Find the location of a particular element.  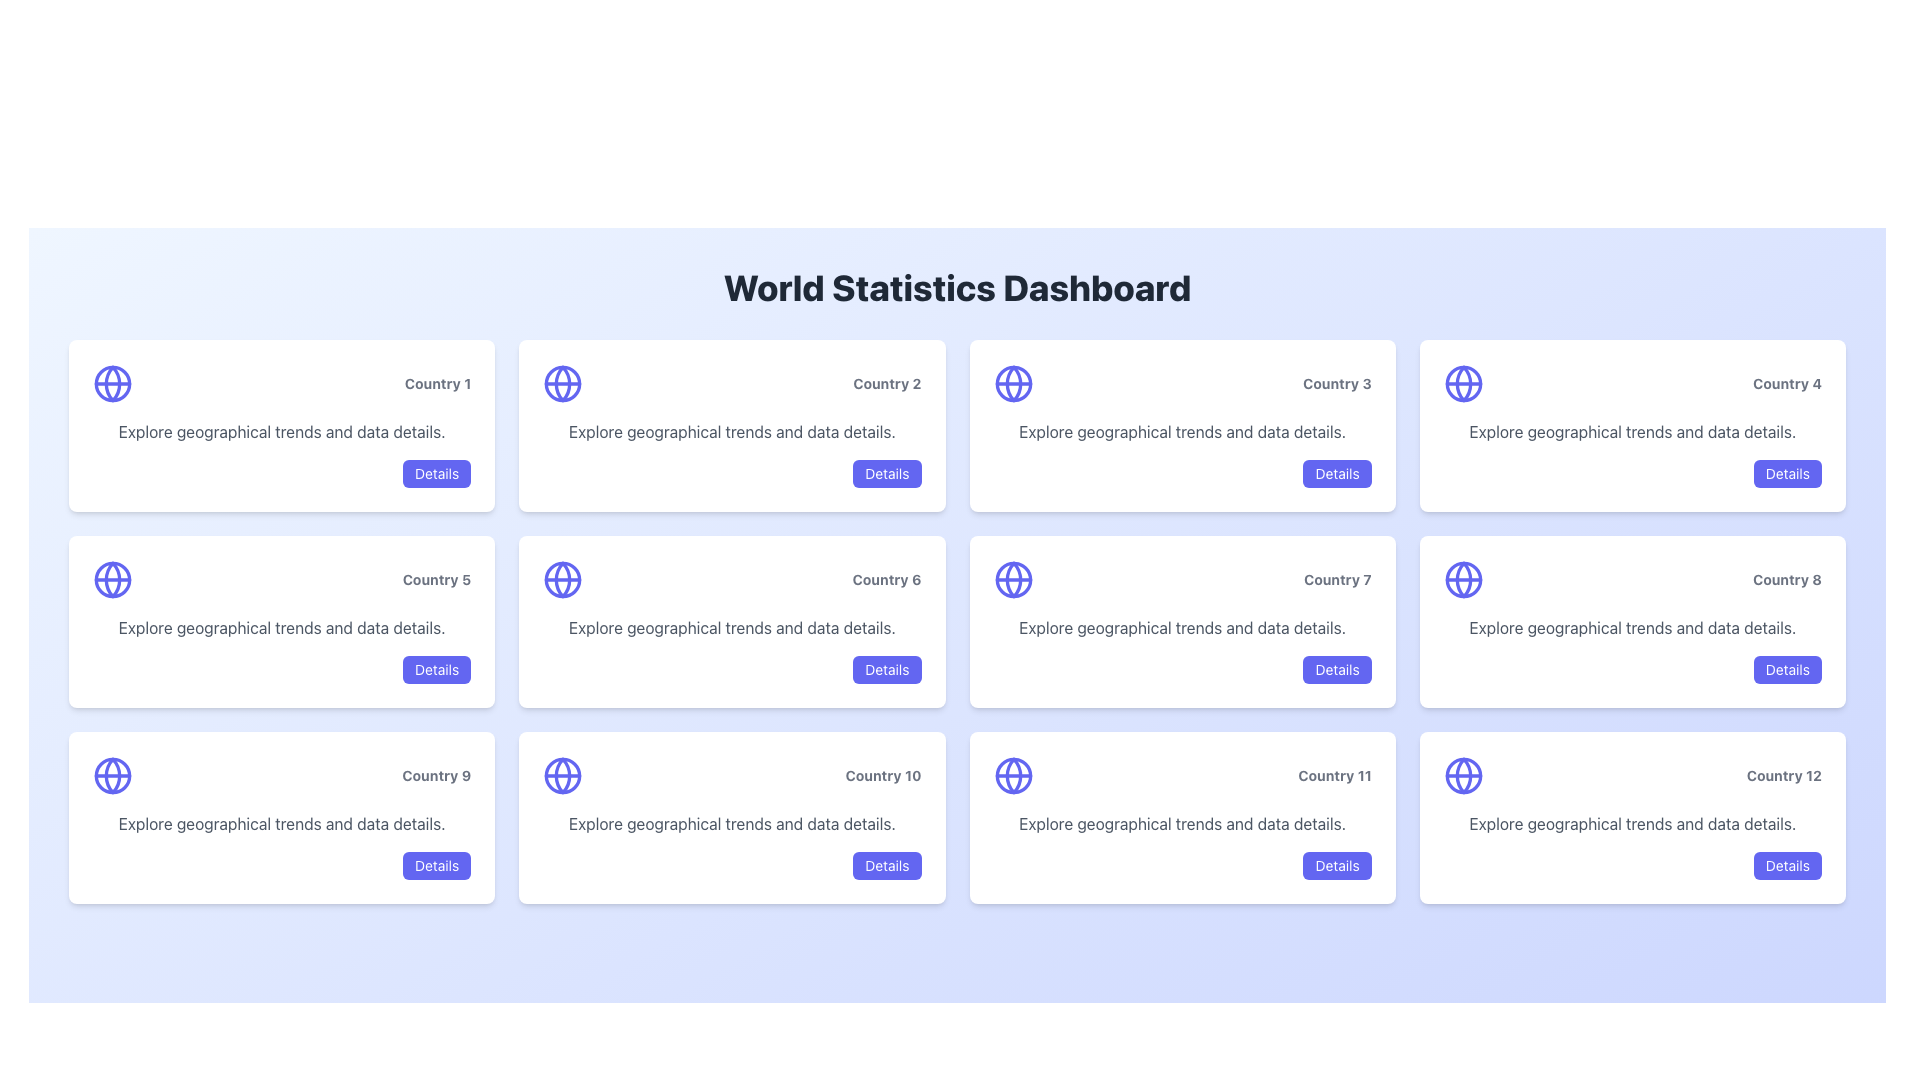

the central circular part of the globe icon representing 'Country 7' in the World Statistics Dashboard is located at coordinates (1013, 579).